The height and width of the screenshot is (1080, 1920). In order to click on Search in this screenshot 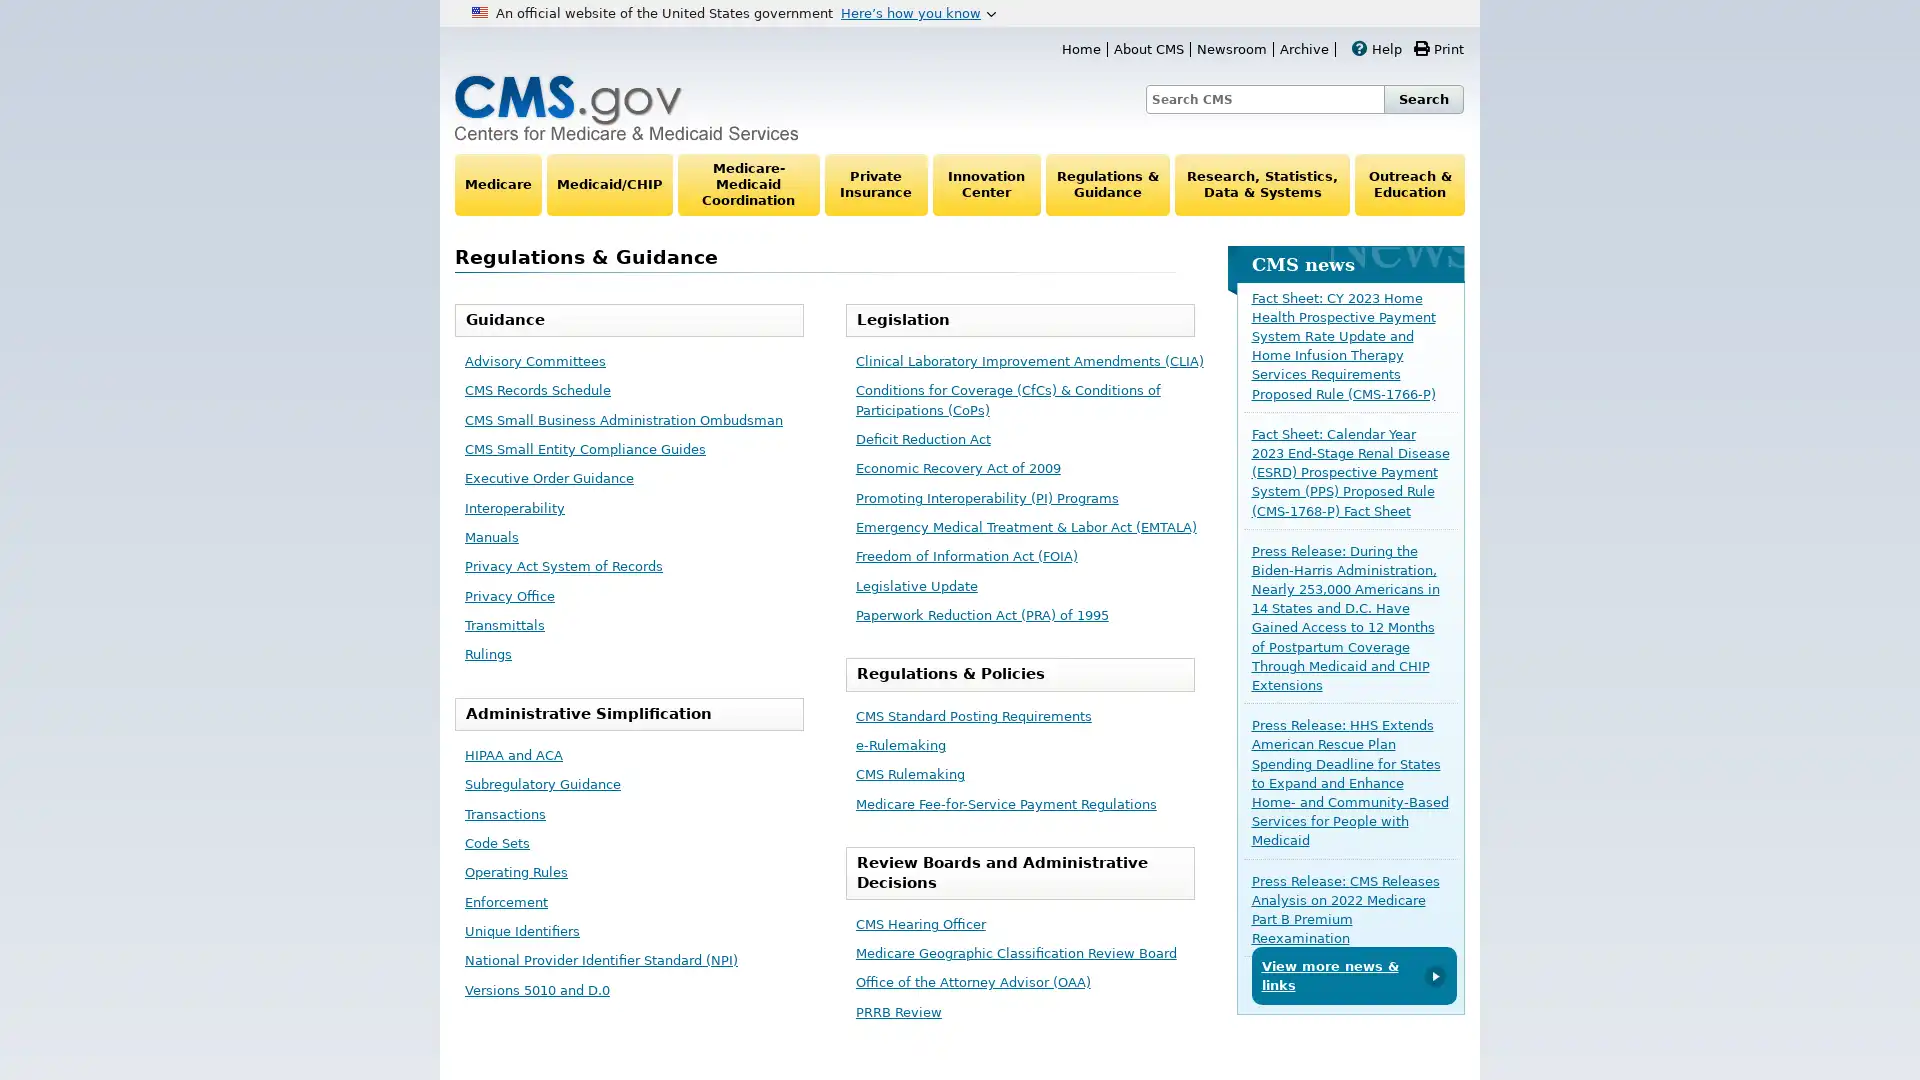, I will do `click(1423, 99)`.